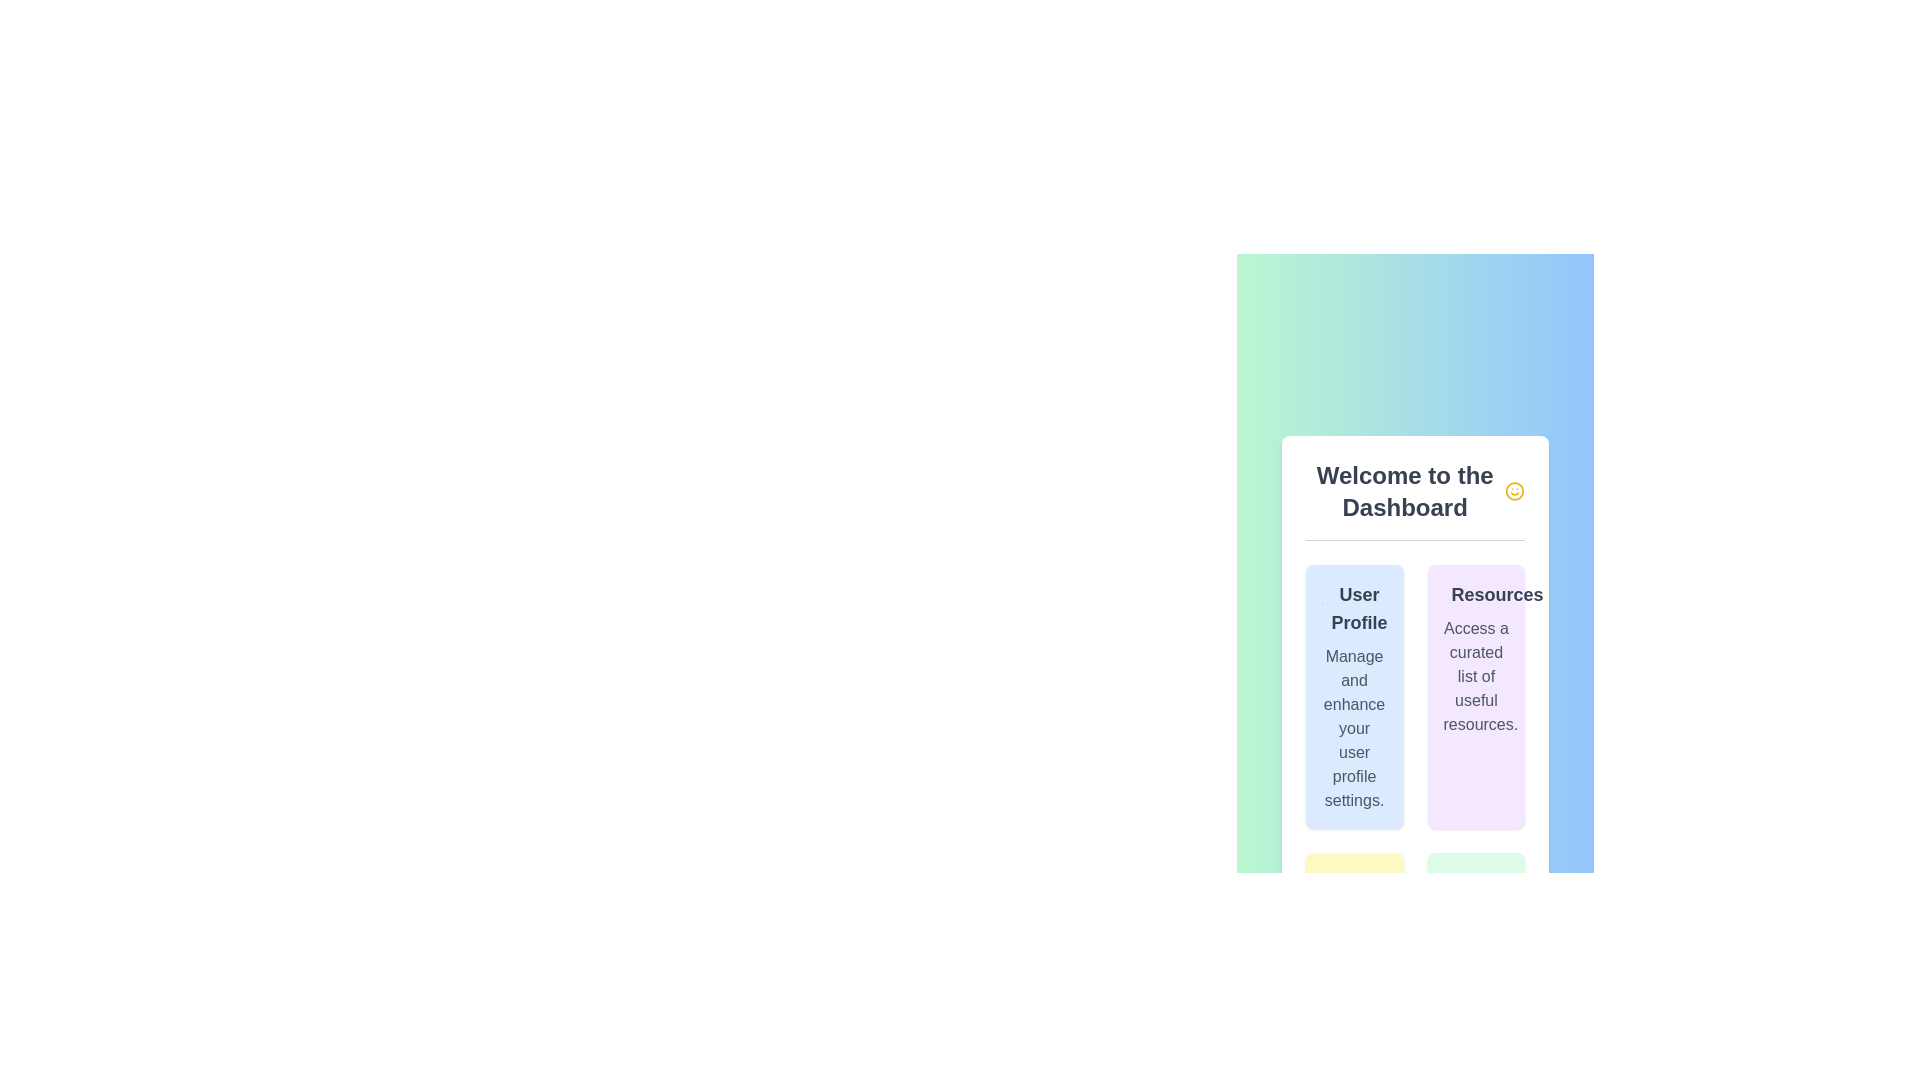 This screenshot has height=1080, width=1920. What do you see at coordinates (1322, 607) in the screenshot?
I see `the 'User Profile' icon located to the left of the 'User Profile' label` at bounding box center [1322, 607].